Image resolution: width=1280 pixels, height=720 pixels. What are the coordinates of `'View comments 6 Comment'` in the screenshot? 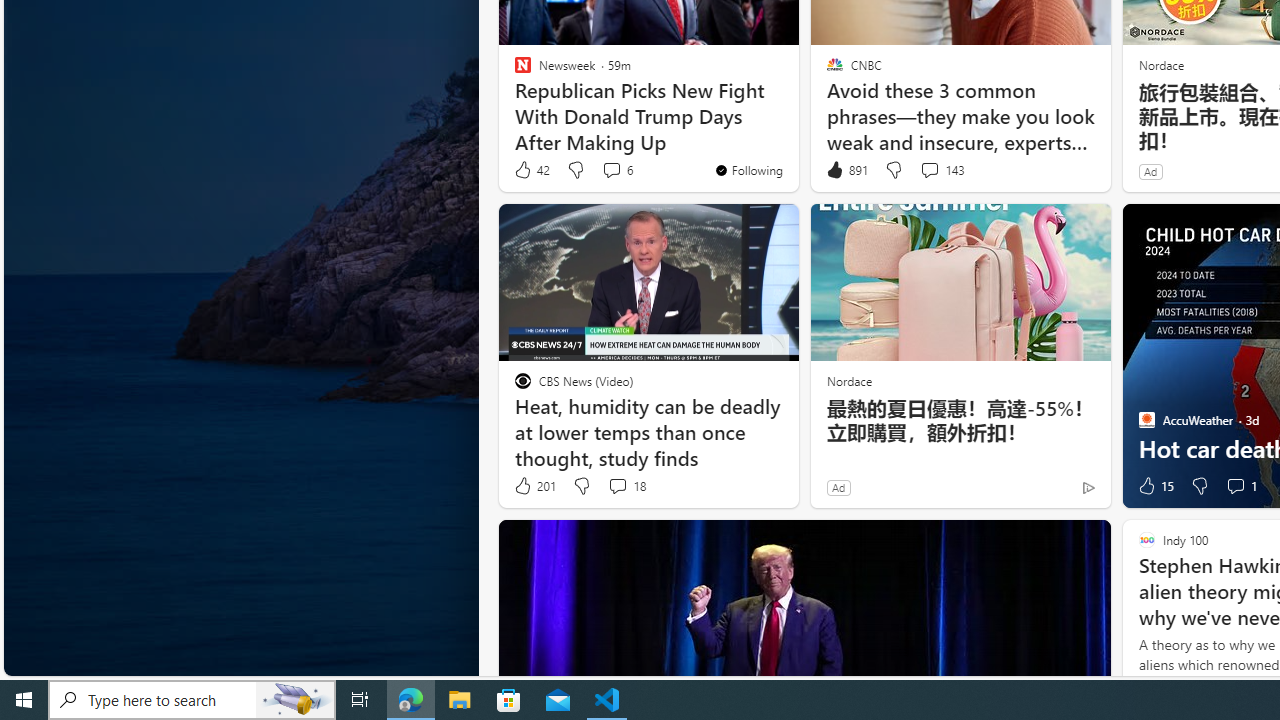 It's located at (610, 168).